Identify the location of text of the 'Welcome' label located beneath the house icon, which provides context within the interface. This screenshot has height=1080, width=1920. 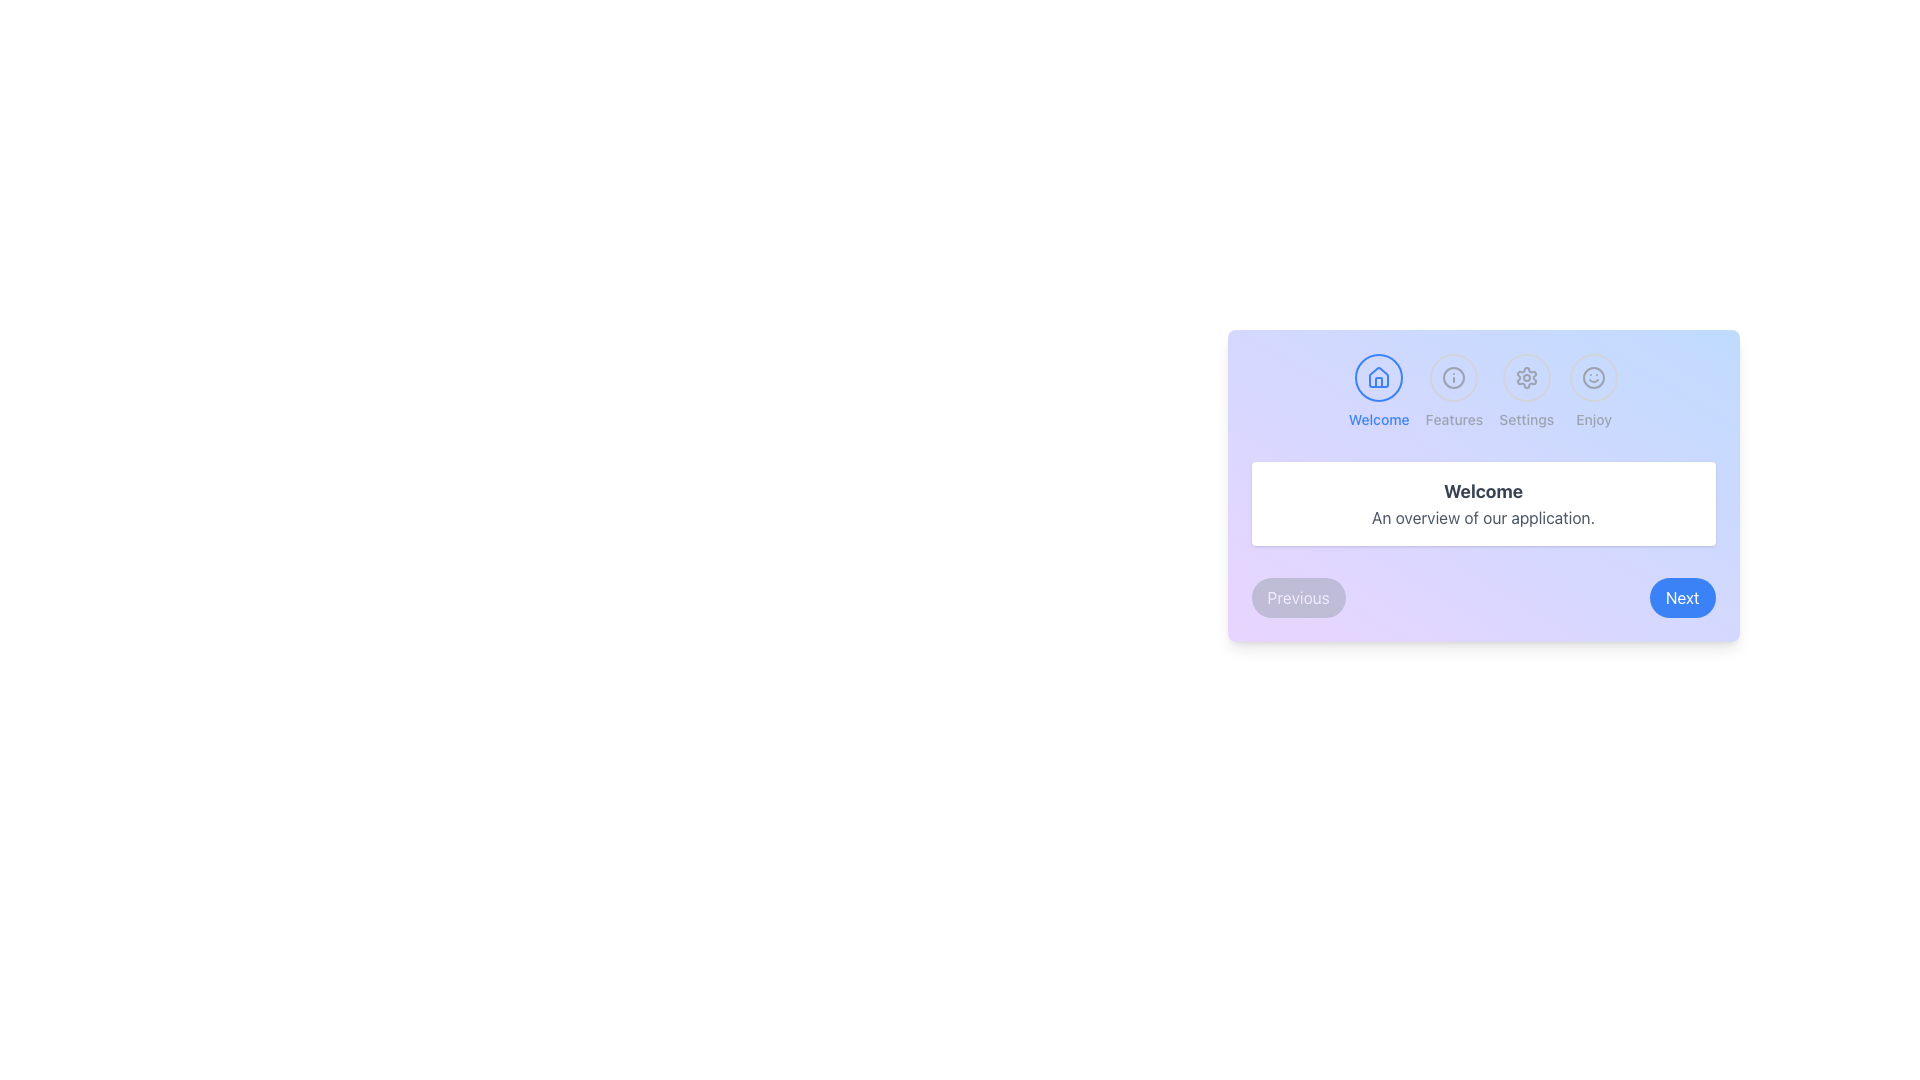
(1378, 419).